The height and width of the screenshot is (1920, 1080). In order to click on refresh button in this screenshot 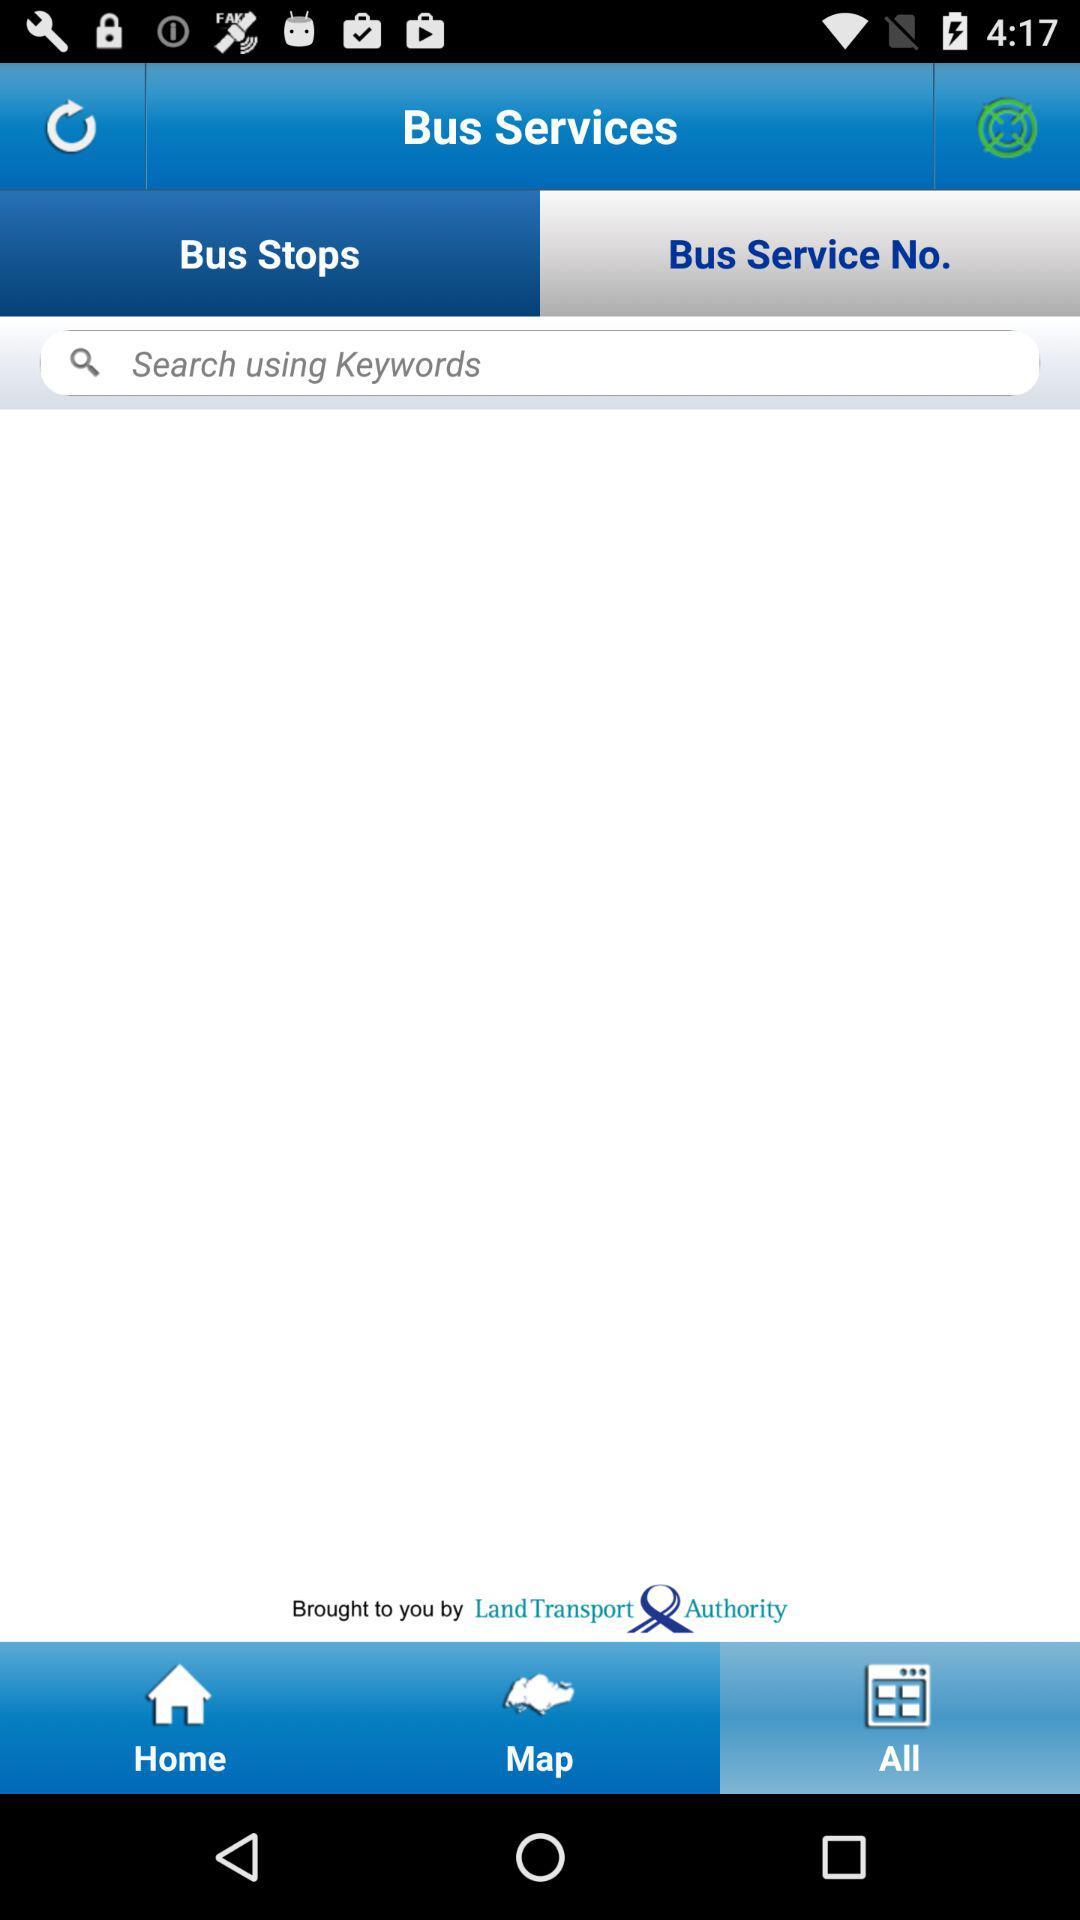, I will do `click(71, 124)`.